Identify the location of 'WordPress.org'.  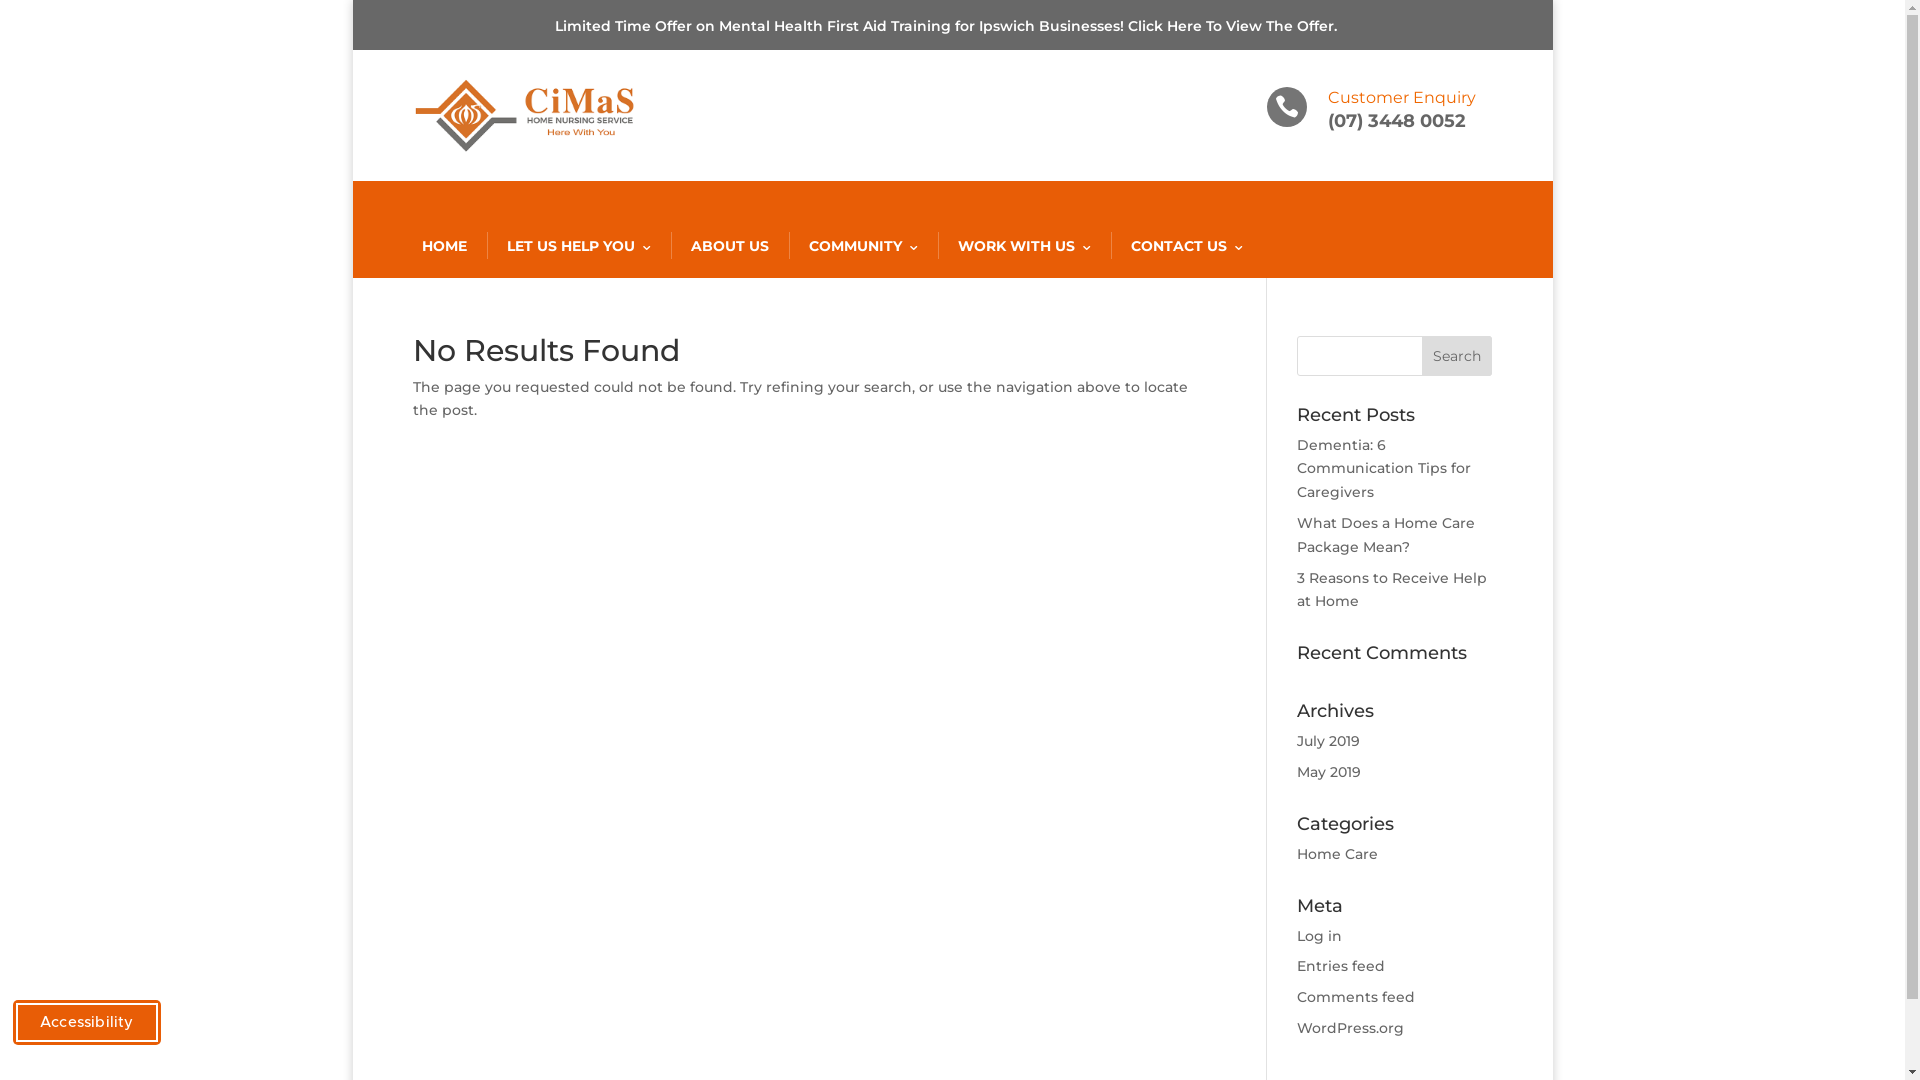
(1350, 1028).